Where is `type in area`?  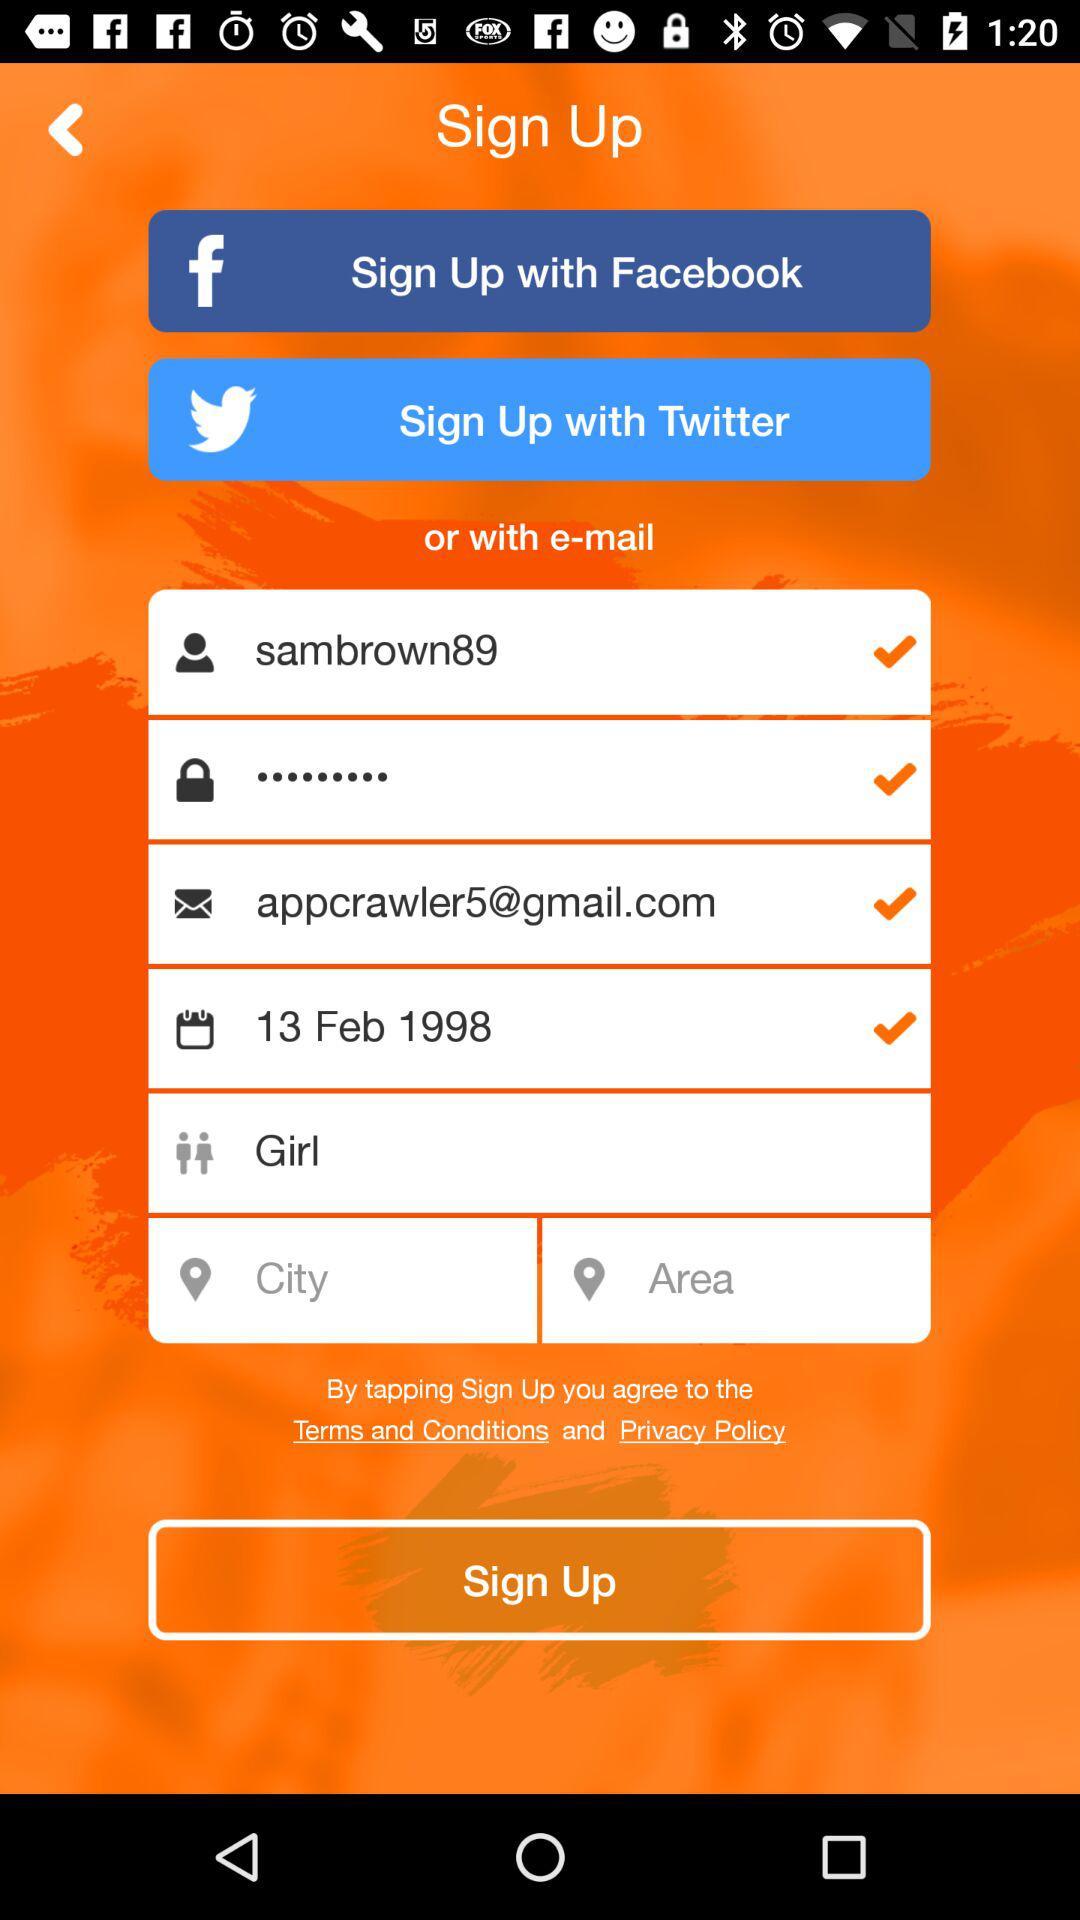 type in area is located at coordinates (782, 1280).